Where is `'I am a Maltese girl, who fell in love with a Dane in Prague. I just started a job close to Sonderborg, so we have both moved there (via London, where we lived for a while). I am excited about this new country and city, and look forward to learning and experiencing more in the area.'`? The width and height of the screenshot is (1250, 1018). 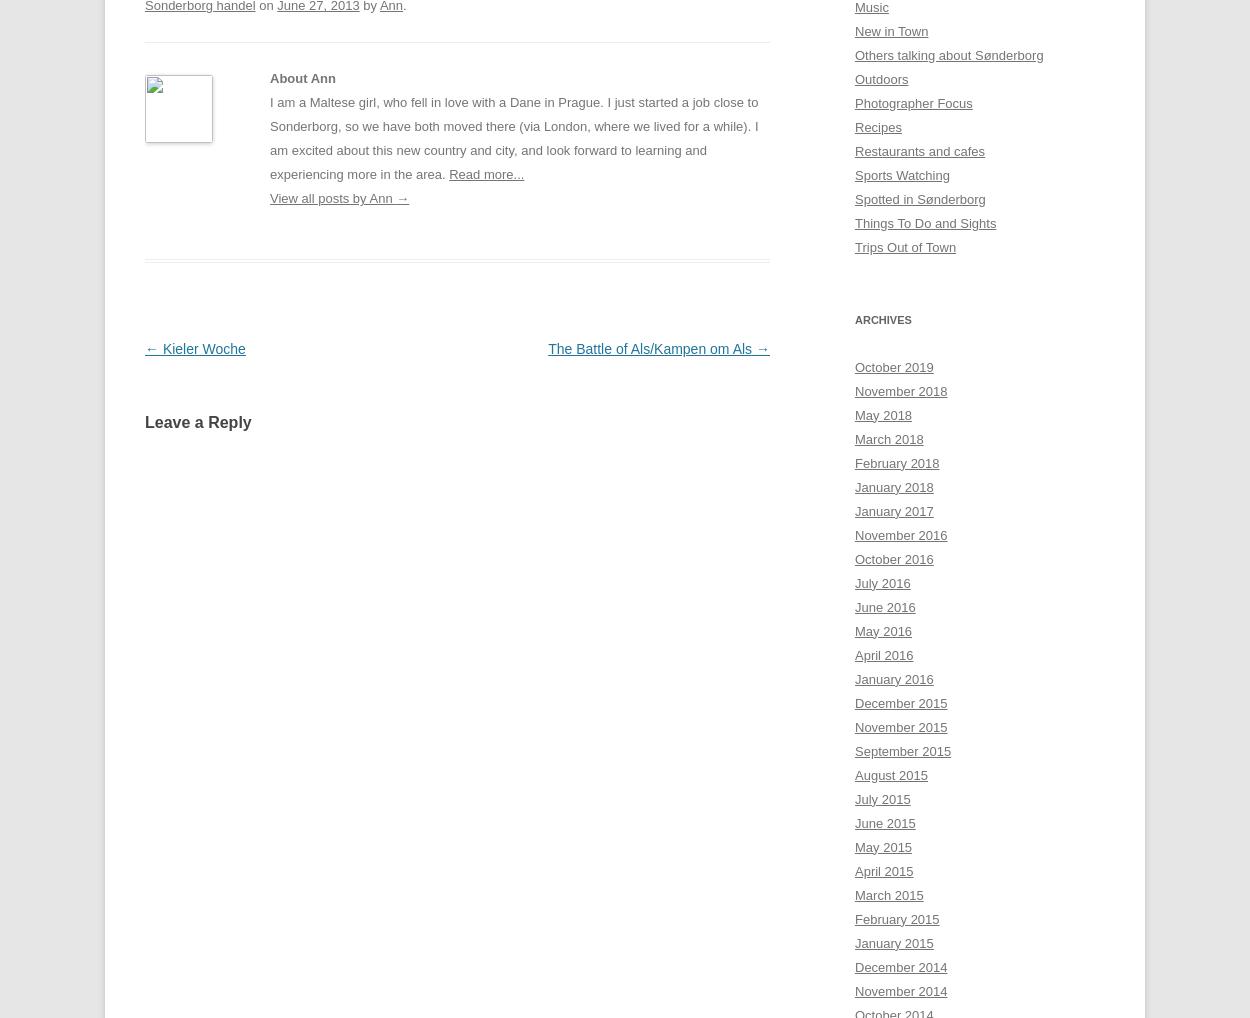
'I am a Maltese girl, who fell in love with a Dane in Prague. I just started a job close to Sonderborg, so we have both moved there (via London, where we lived for a while). I am excited about this new country and city, and look forward to learning and experiencing more in the area.' is located at coordinates (514, 137).